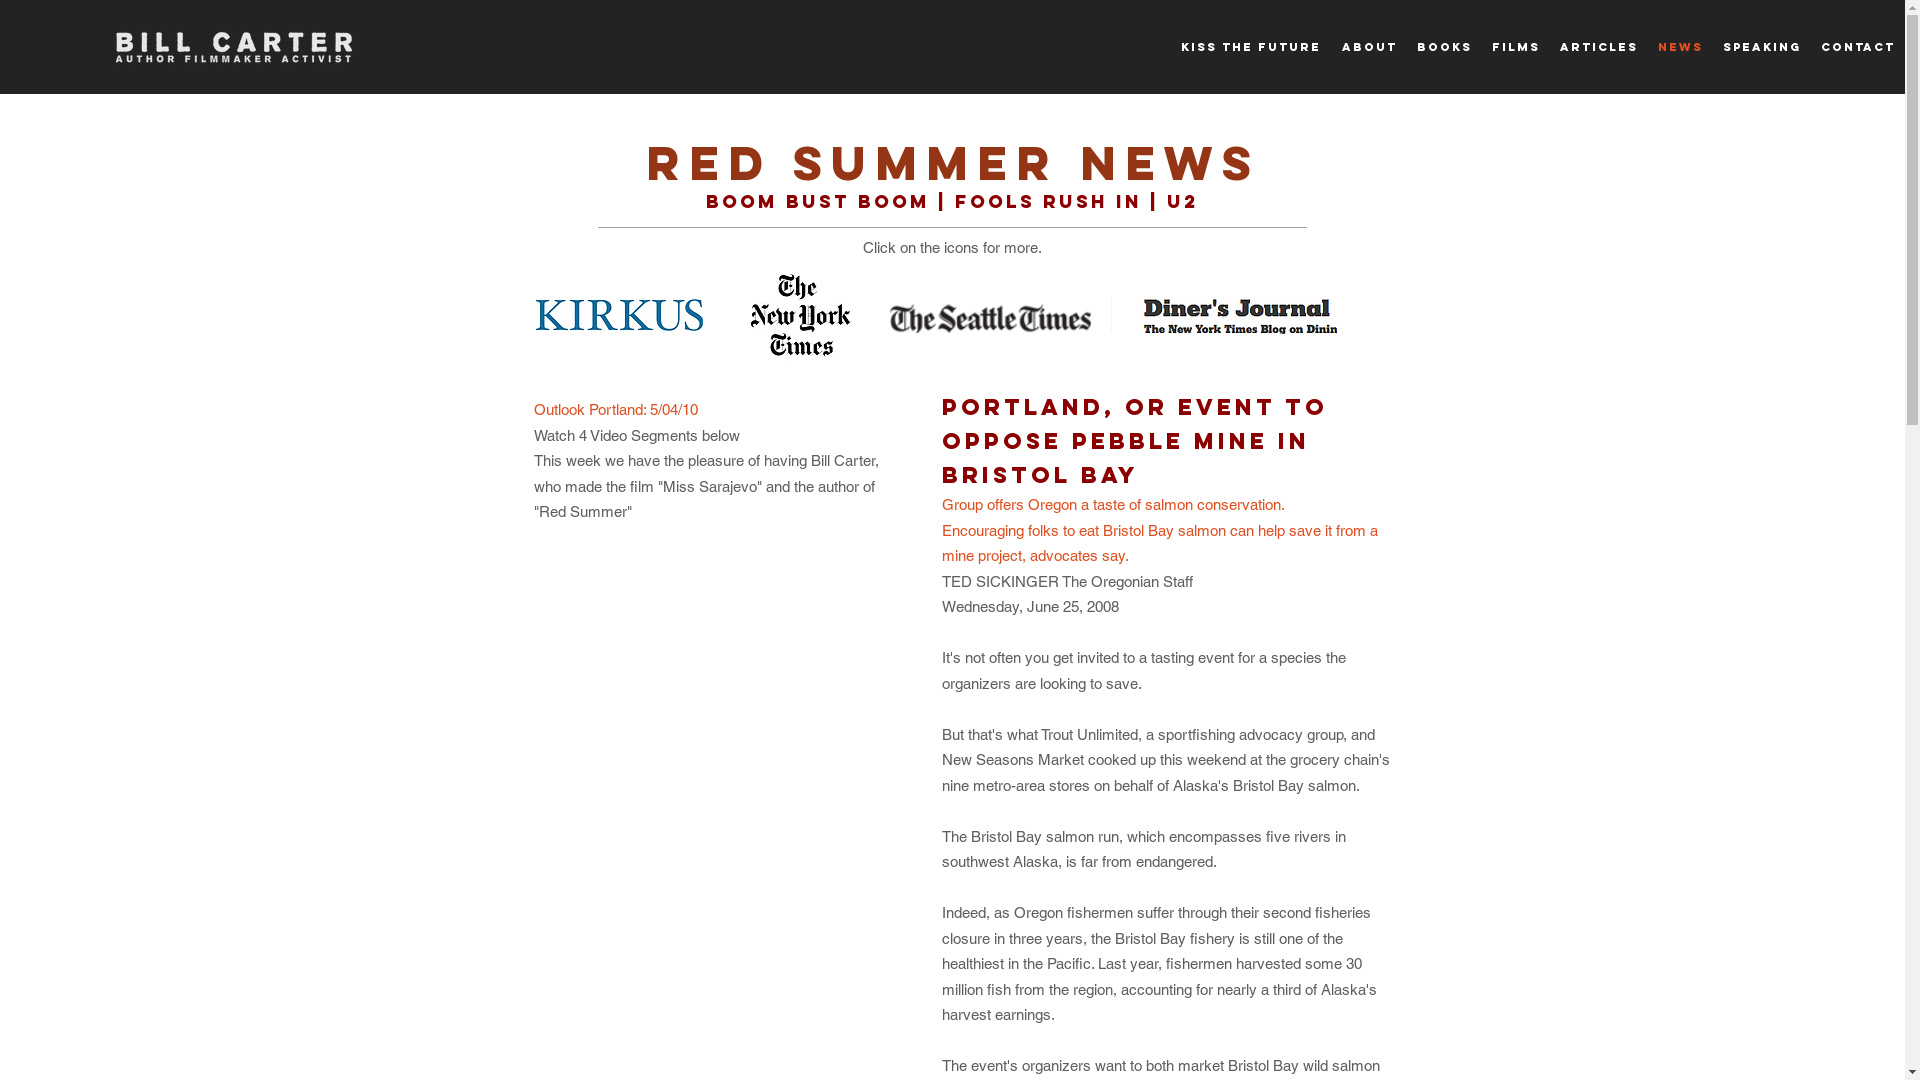 This screenshot has height=1080, width=1920. Describe the element at coordinates (618, 315) in the screenshot. I see `'kirkus_500x95.png'` at that location.